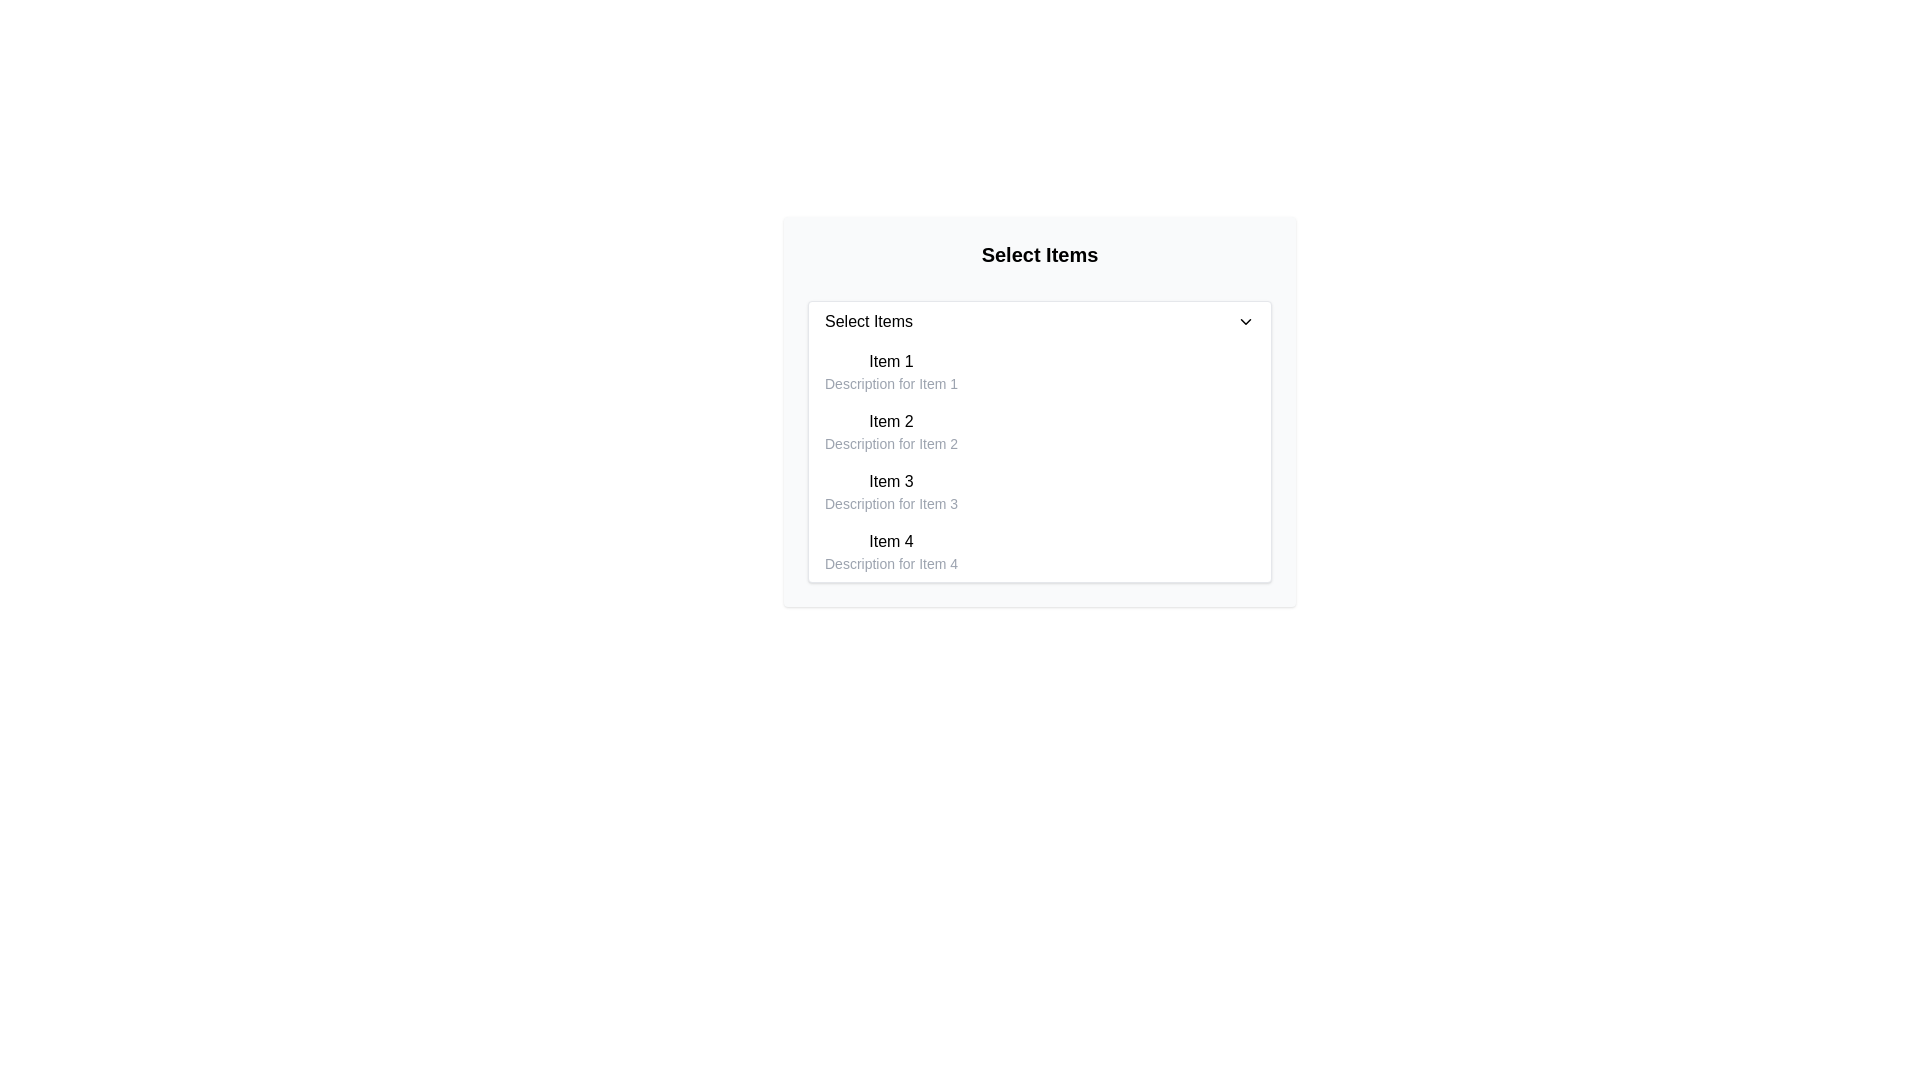 This screenshot has height=1080, width=1920. Describe the element at coordinates (868, 320) in the screenshot. I see `the 'Select Items' text label in the dropdown menu` at that location.